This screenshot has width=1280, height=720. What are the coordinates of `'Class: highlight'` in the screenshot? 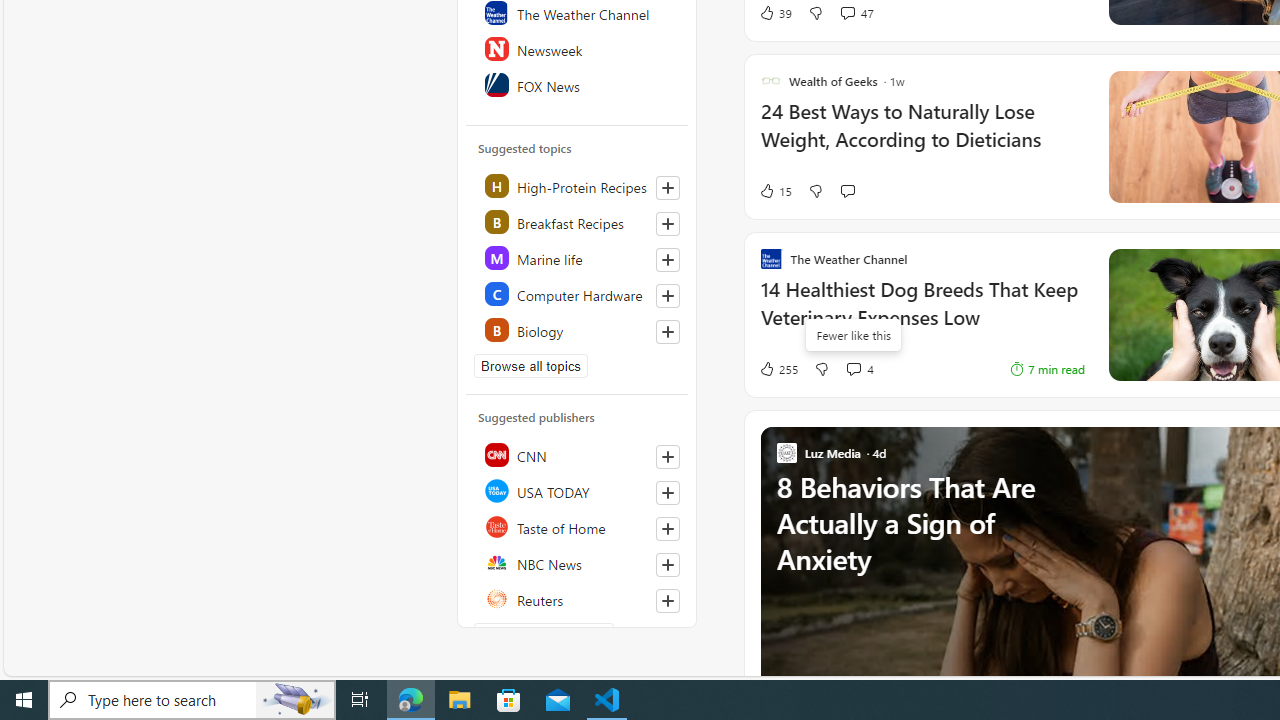 It's located at (577, 329).